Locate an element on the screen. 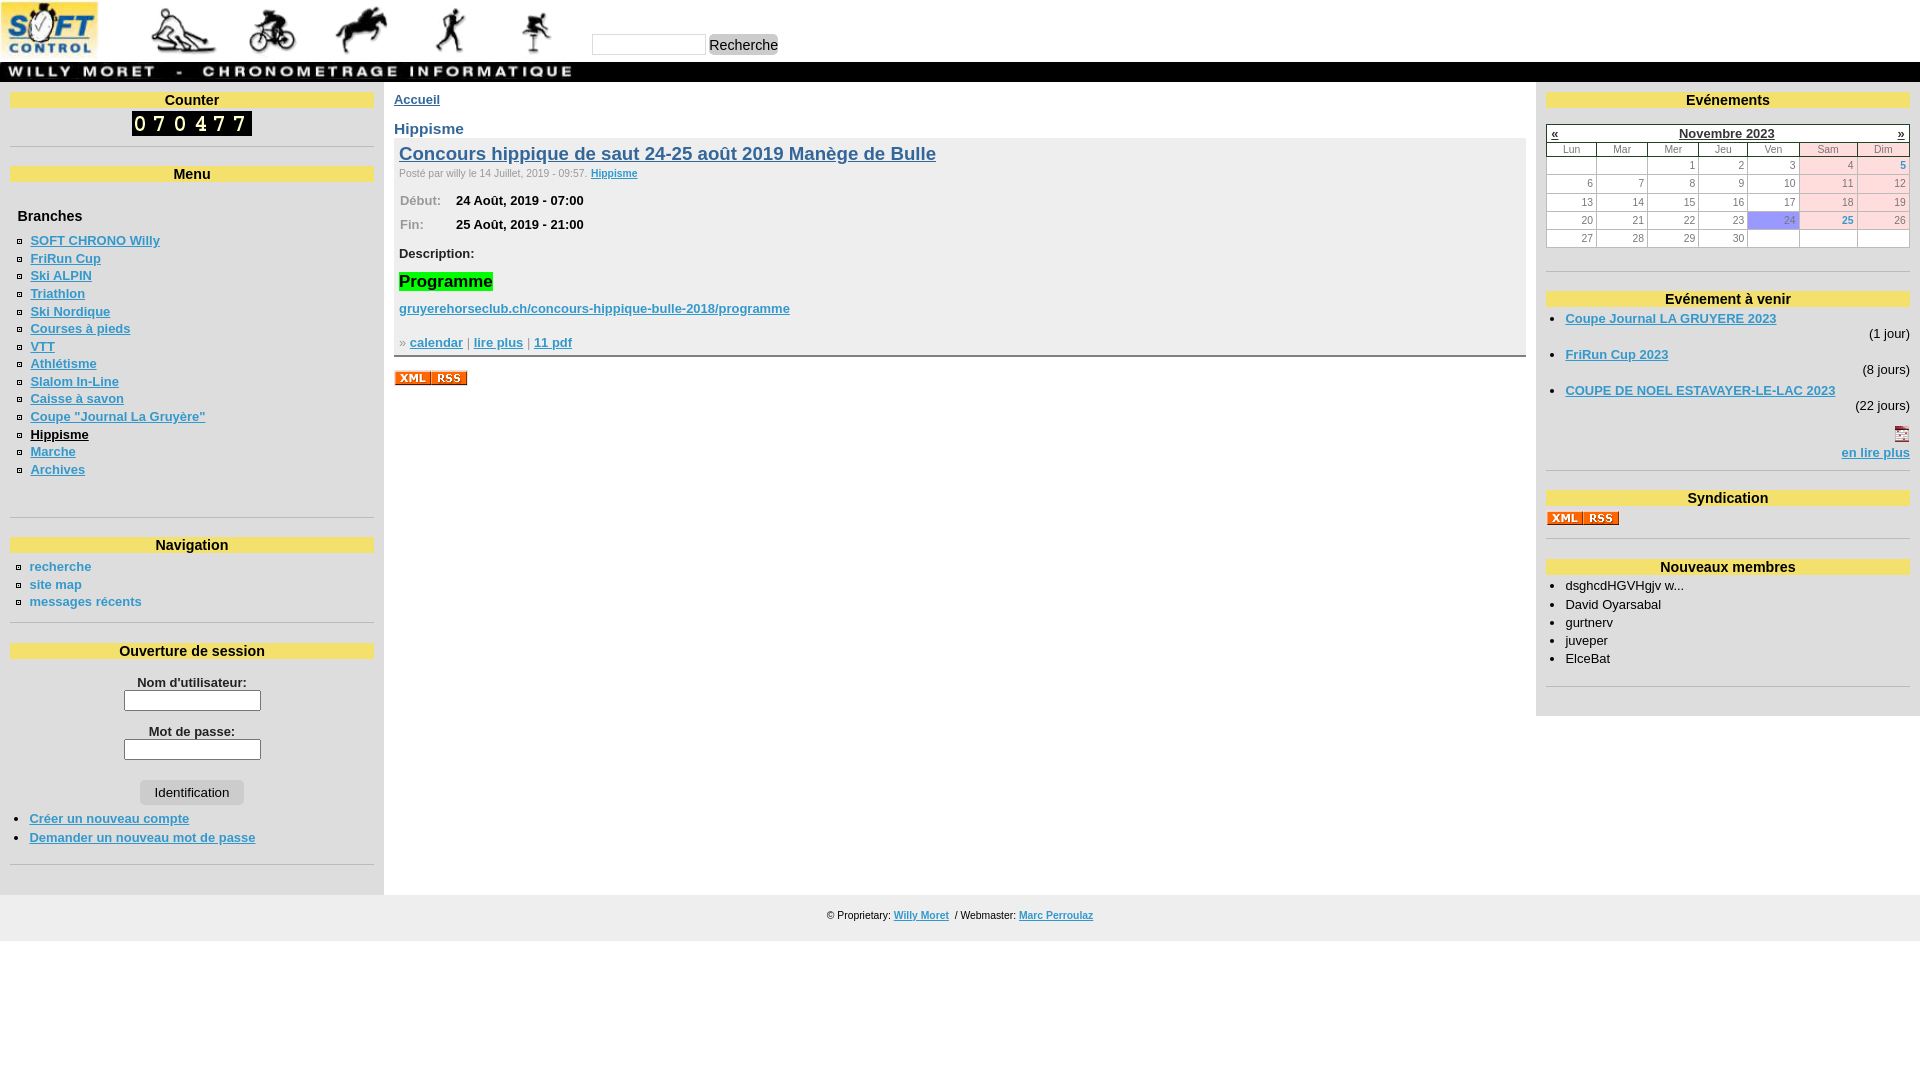  'Ski ALPIN' is located at coordinates (60, 275).